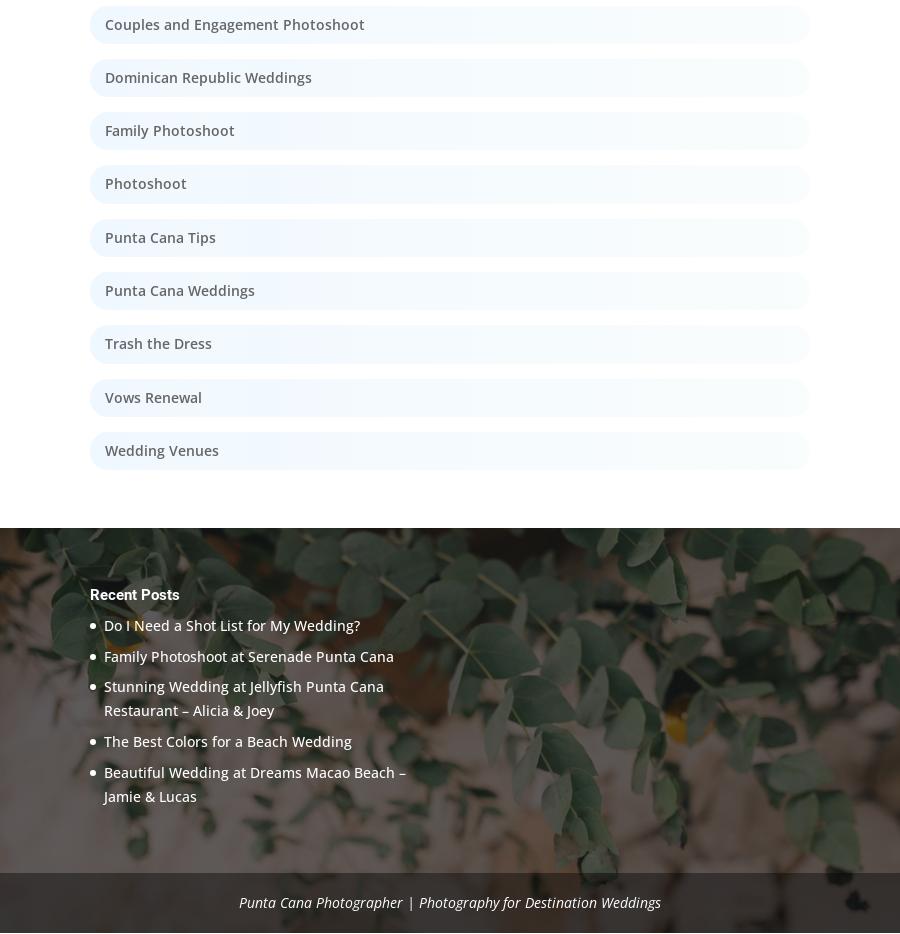 The height and width of the screenshot is (934, 900). I want to click on 'Recent Posts', so click(135, 593).